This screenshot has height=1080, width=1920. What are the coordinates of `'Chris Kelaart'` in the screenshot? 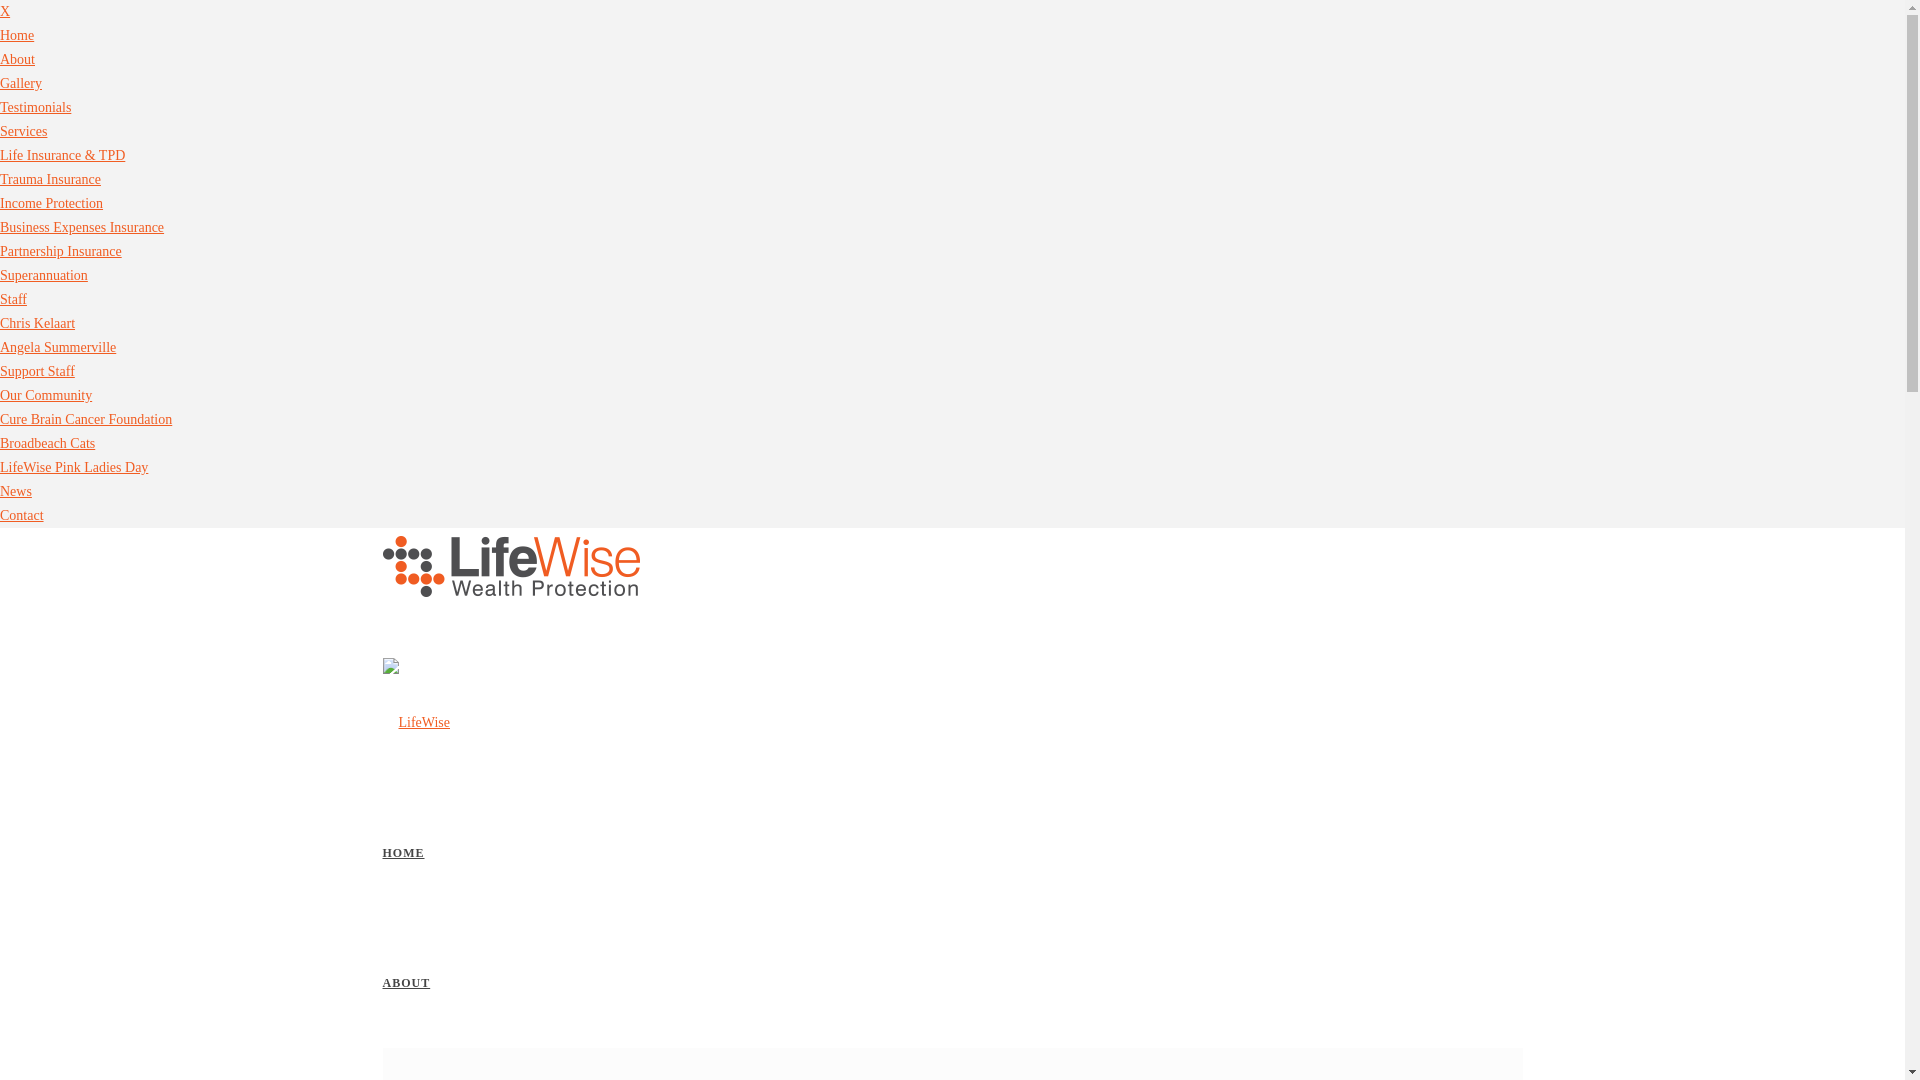 It's located at (37, 322).